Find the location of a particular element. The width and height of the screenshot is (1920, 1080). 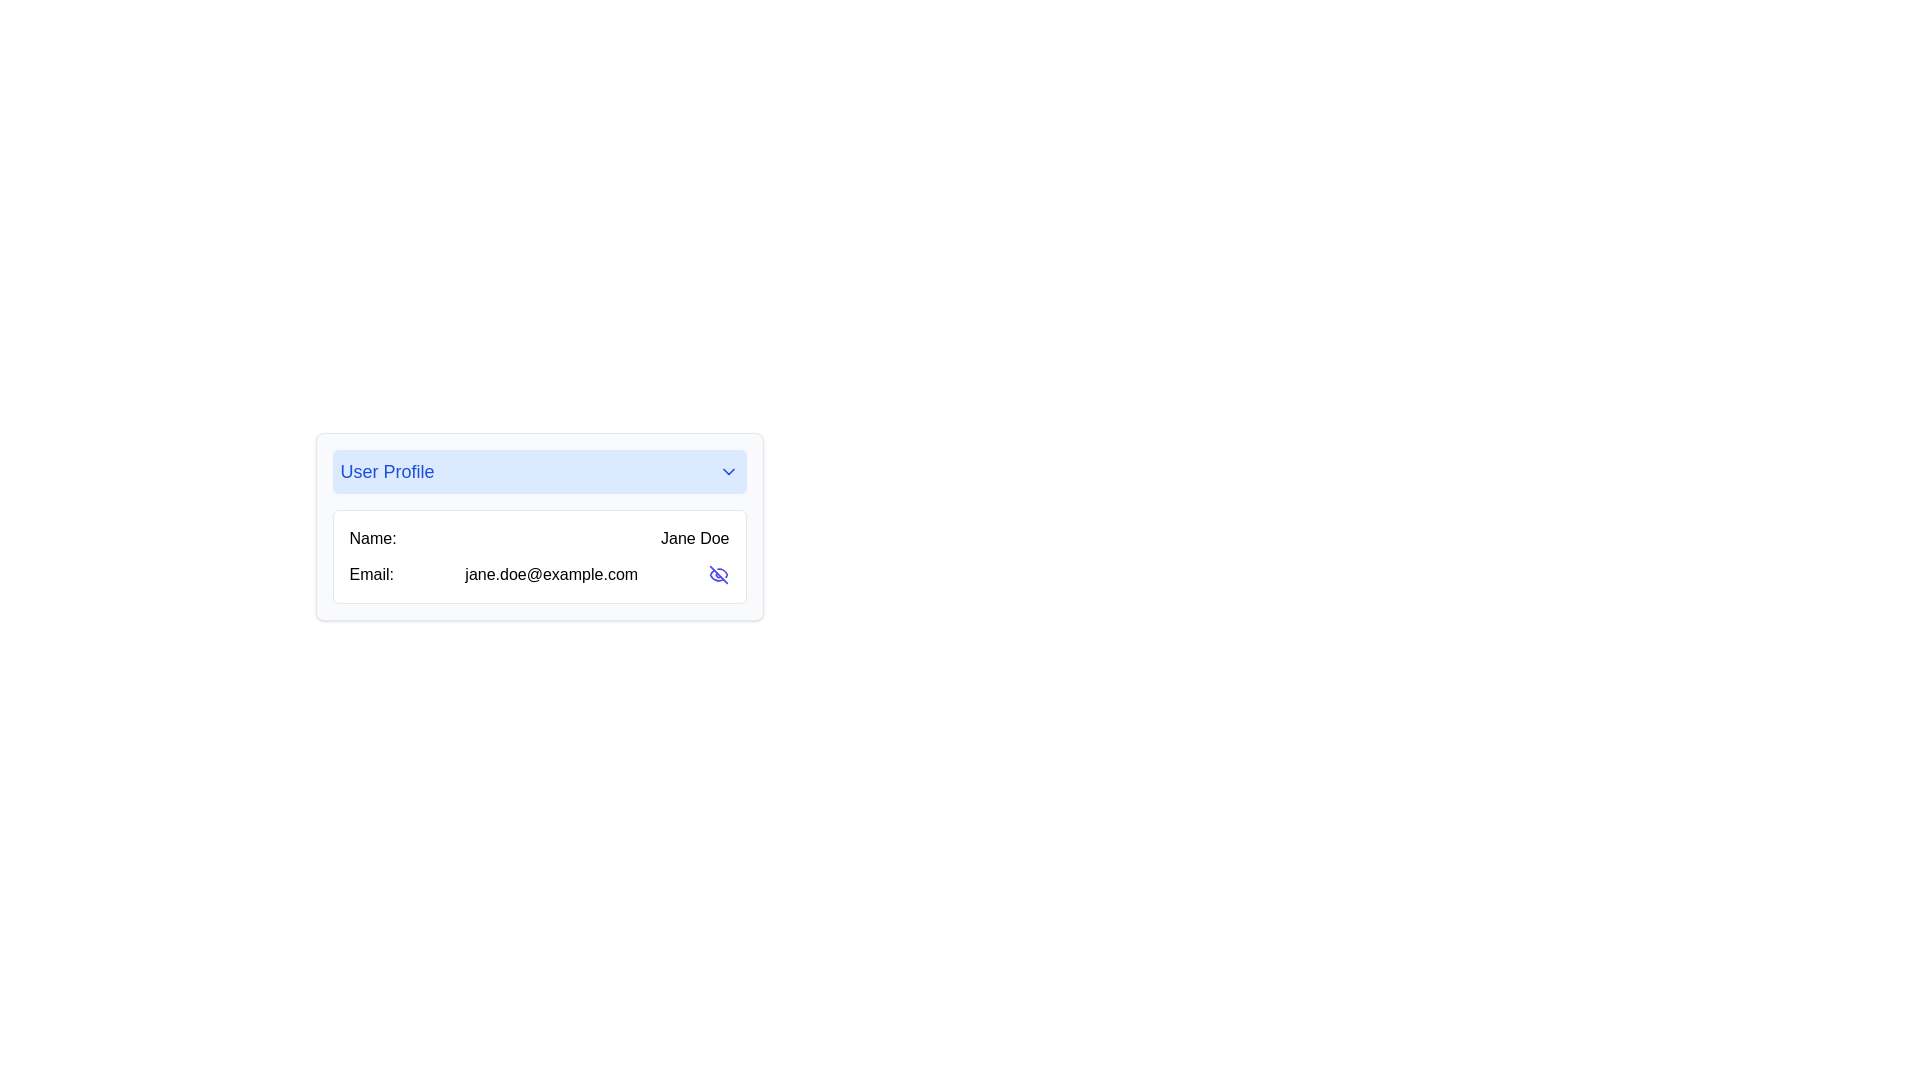

the text label displaying 'Name:' which is in bold font and located in the 'User Profile' section, positioned to the left of 'Jane Doe' and above the 'Email:' label is located at coordinates (373, 538).